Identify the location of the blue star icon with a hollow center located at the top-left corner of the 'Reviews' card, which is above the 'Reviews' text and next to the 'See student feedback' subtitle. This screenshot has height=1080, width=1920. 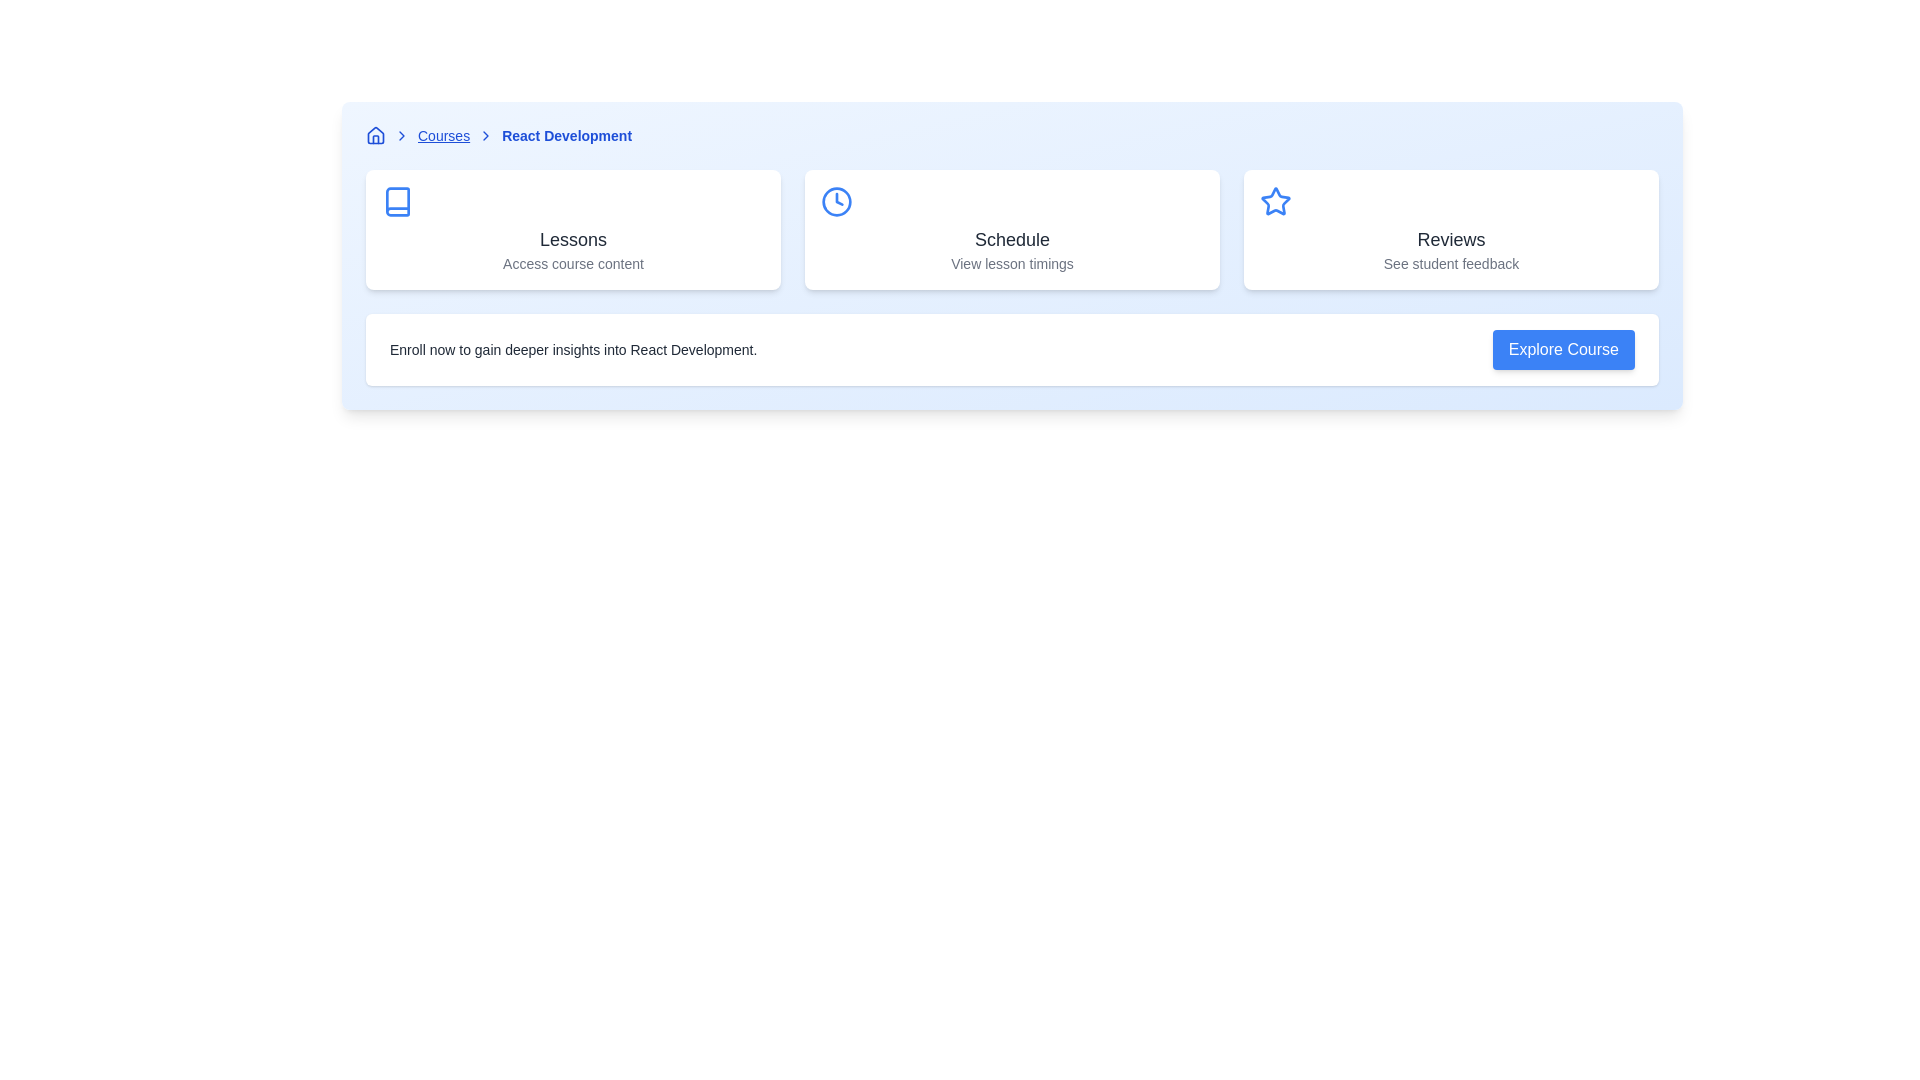
(1275, 201).